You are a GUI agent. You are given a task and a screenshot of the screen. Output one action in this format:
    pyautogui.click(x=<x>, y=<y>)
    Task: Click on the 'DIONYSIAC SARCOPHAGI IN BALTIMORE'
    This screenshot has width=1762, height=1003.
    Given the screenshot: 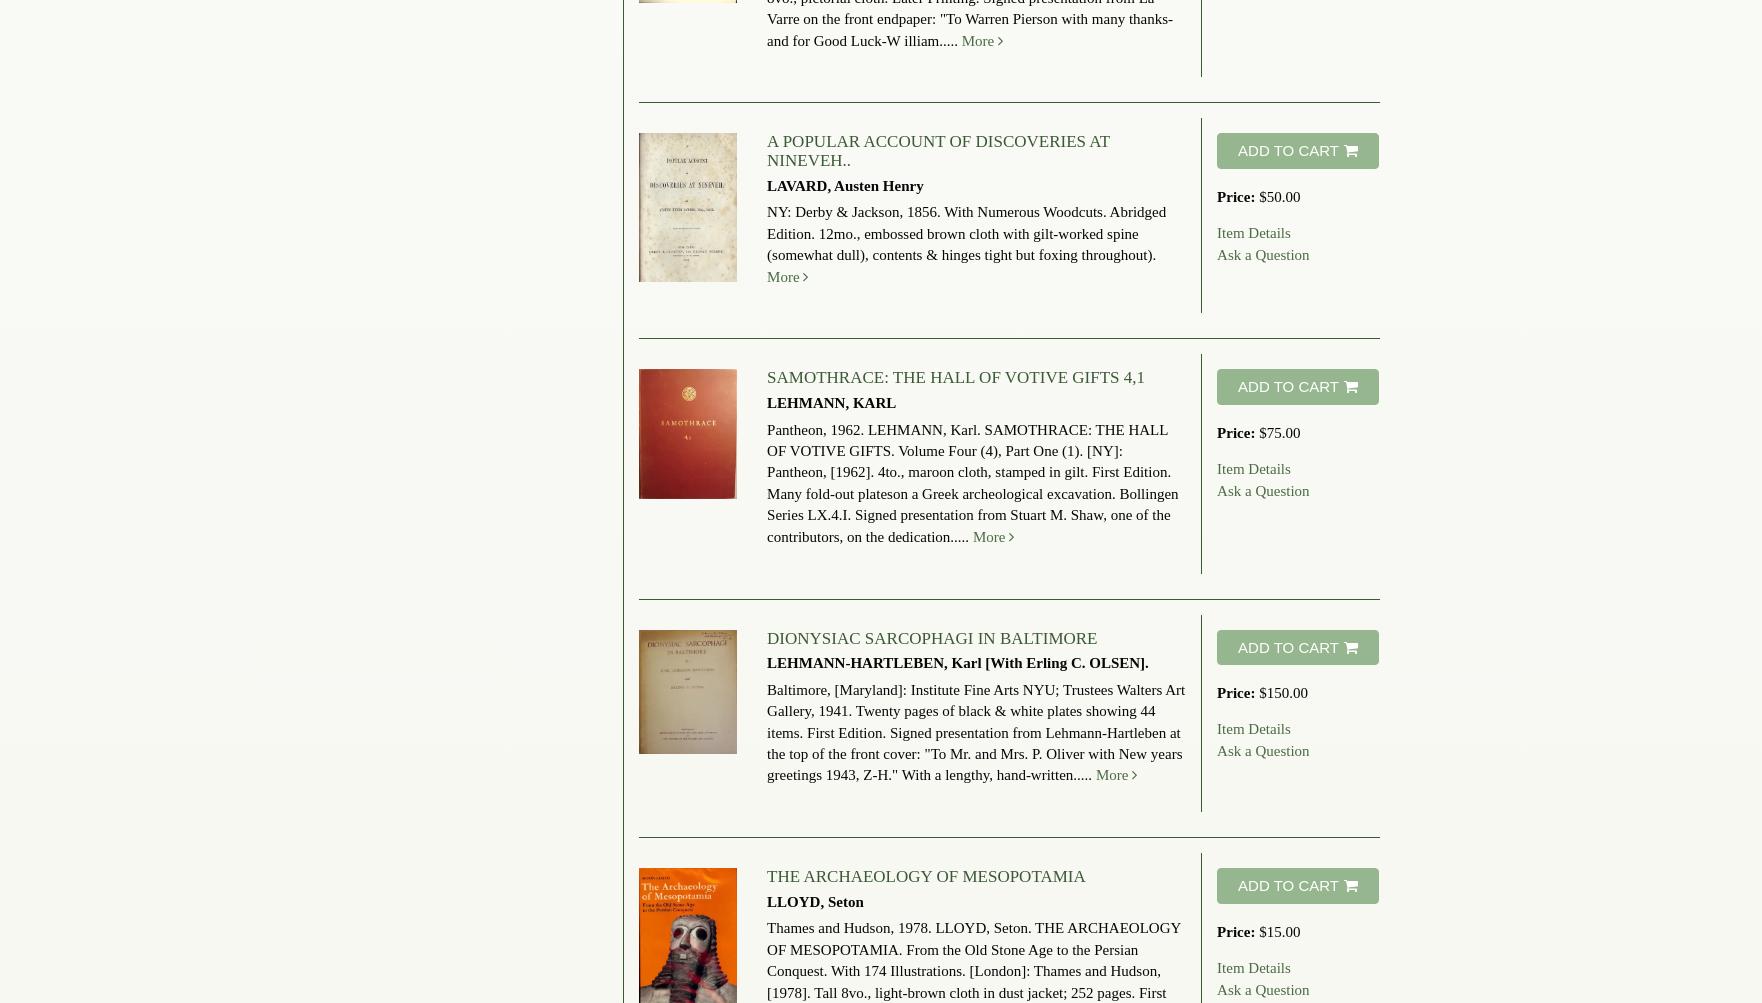 What is the action you would take?
    pyautogui.click(x=765, y=637)
    